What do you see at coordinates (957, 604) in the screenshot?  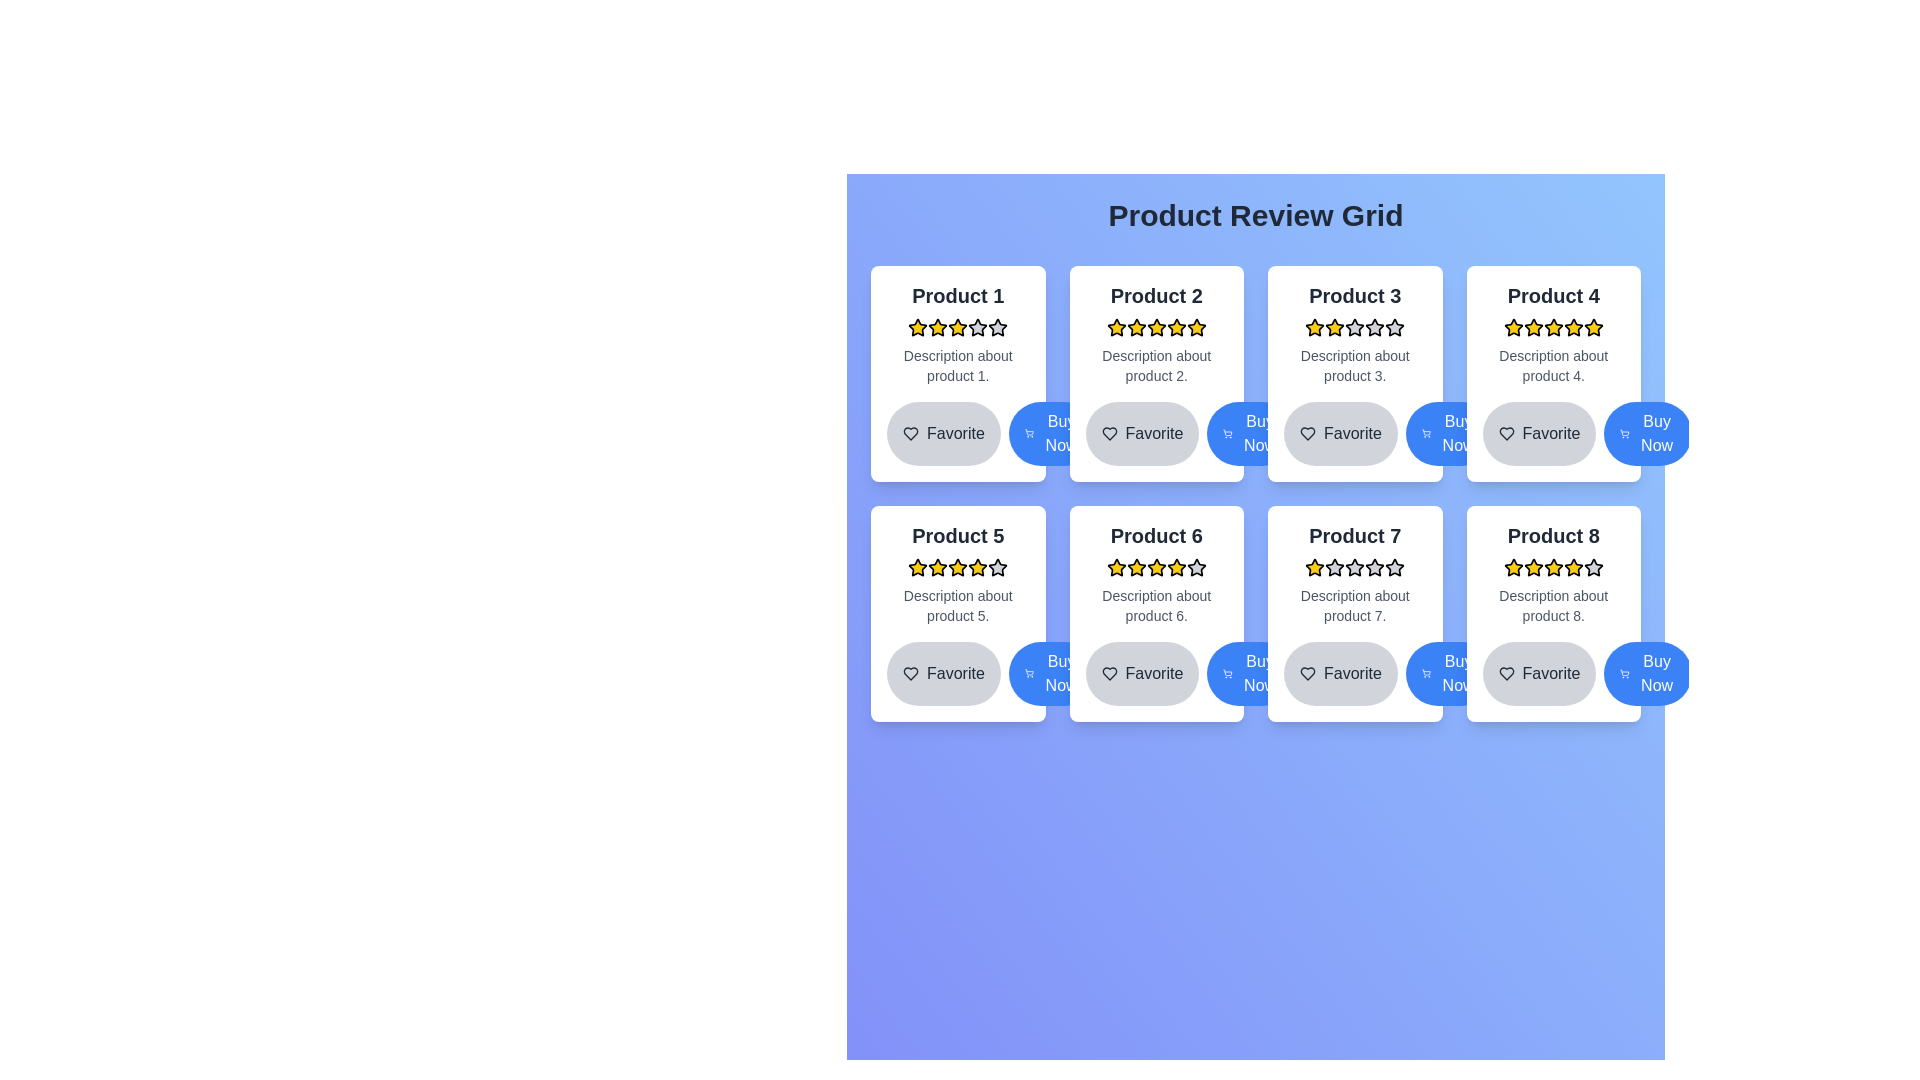 I see `the description text label for 'Product 5', which provides additional information about the product and is centrally aligned under its title` at bounding box center [957, 604].